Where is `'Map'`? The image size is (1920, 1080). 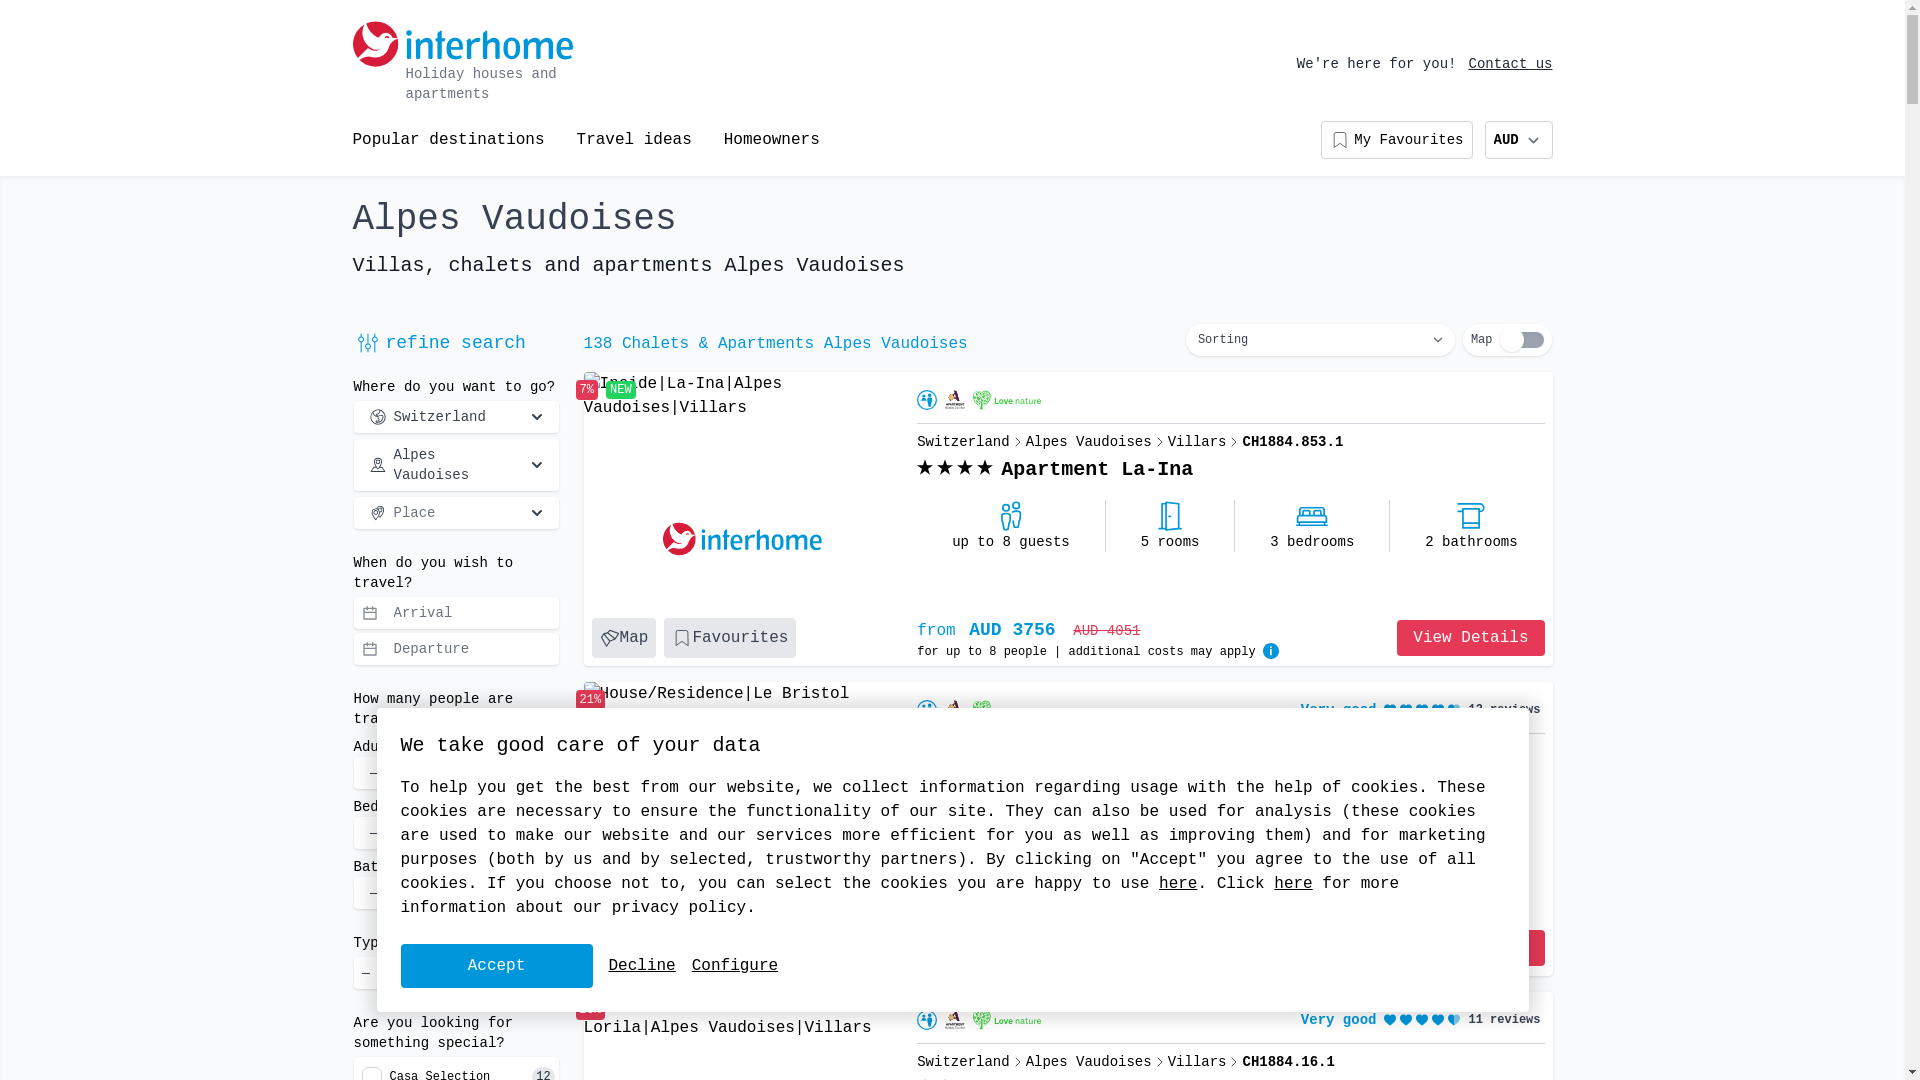
'Map' is located at coordinates (623, 637).